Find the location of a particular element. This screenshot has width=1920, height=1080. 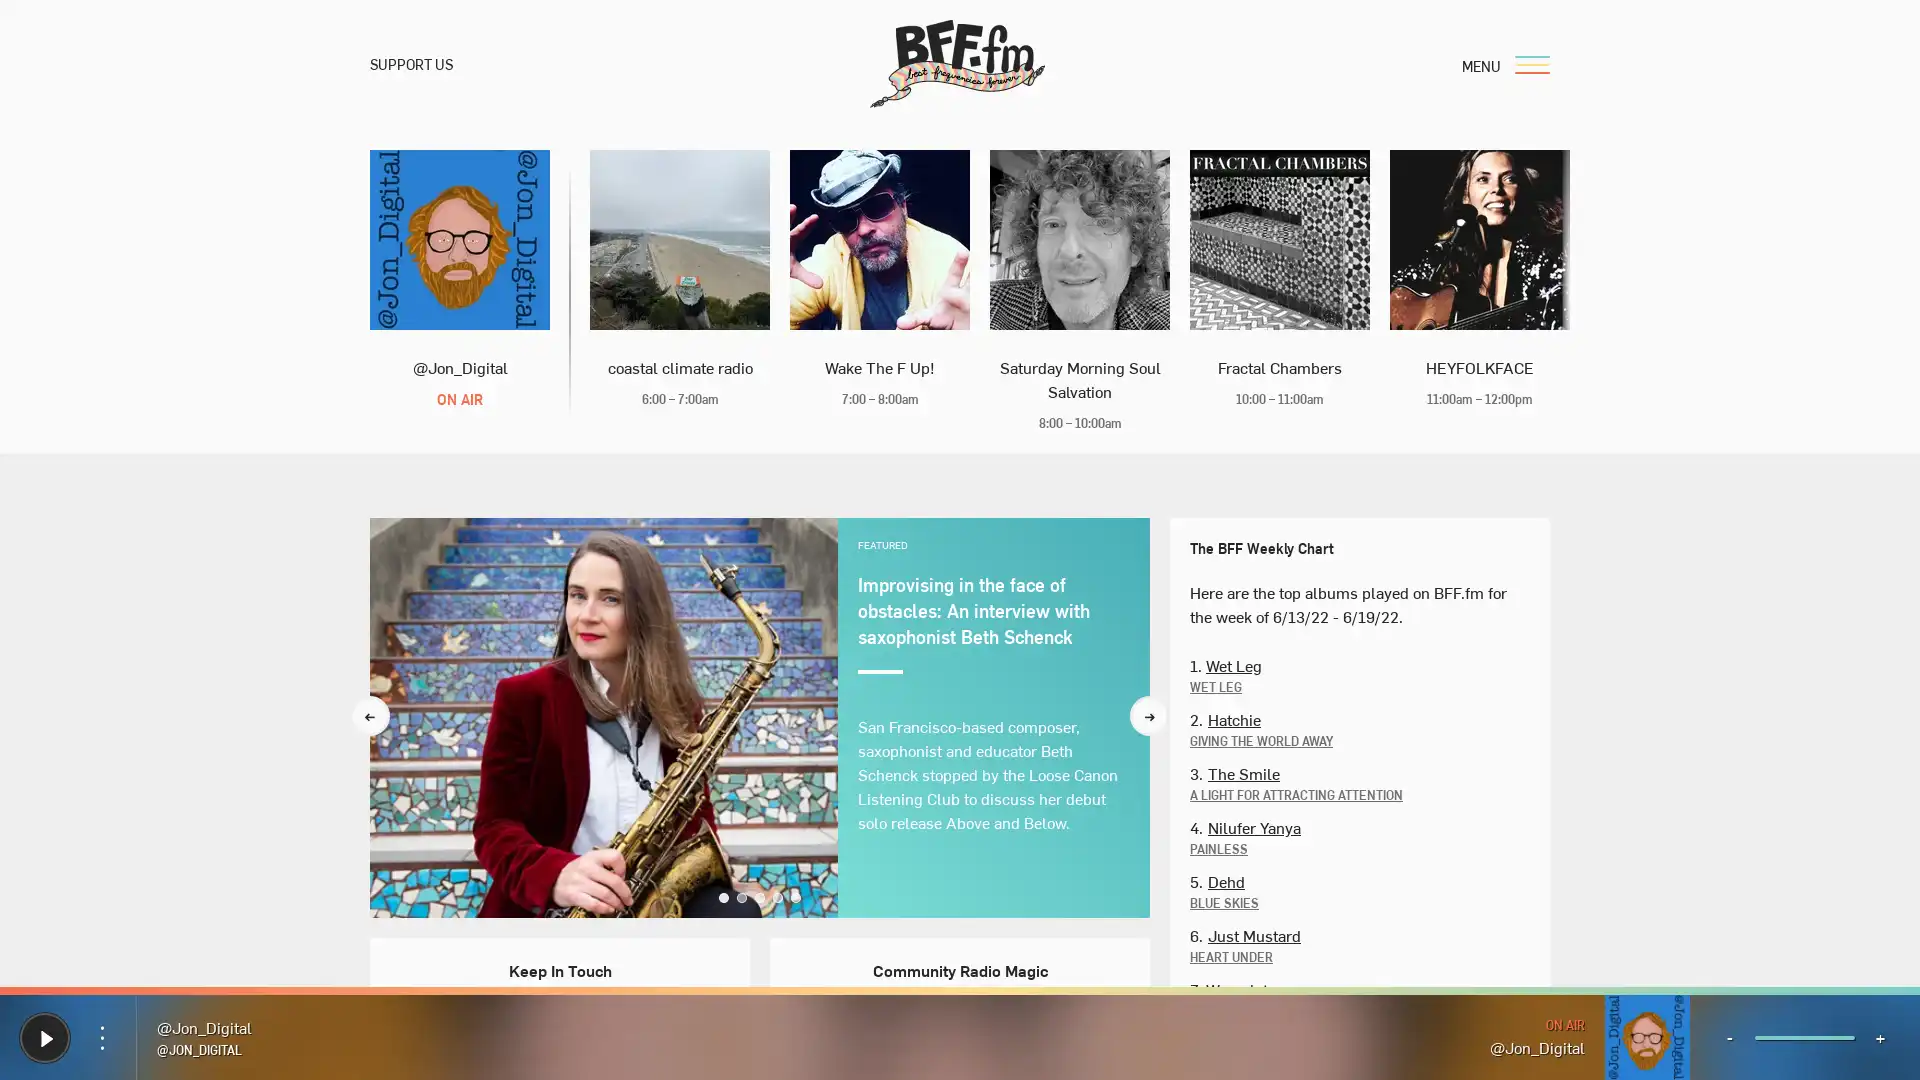

Play Play BFF.fm Live Radio is located at coordinates (19, 1015).